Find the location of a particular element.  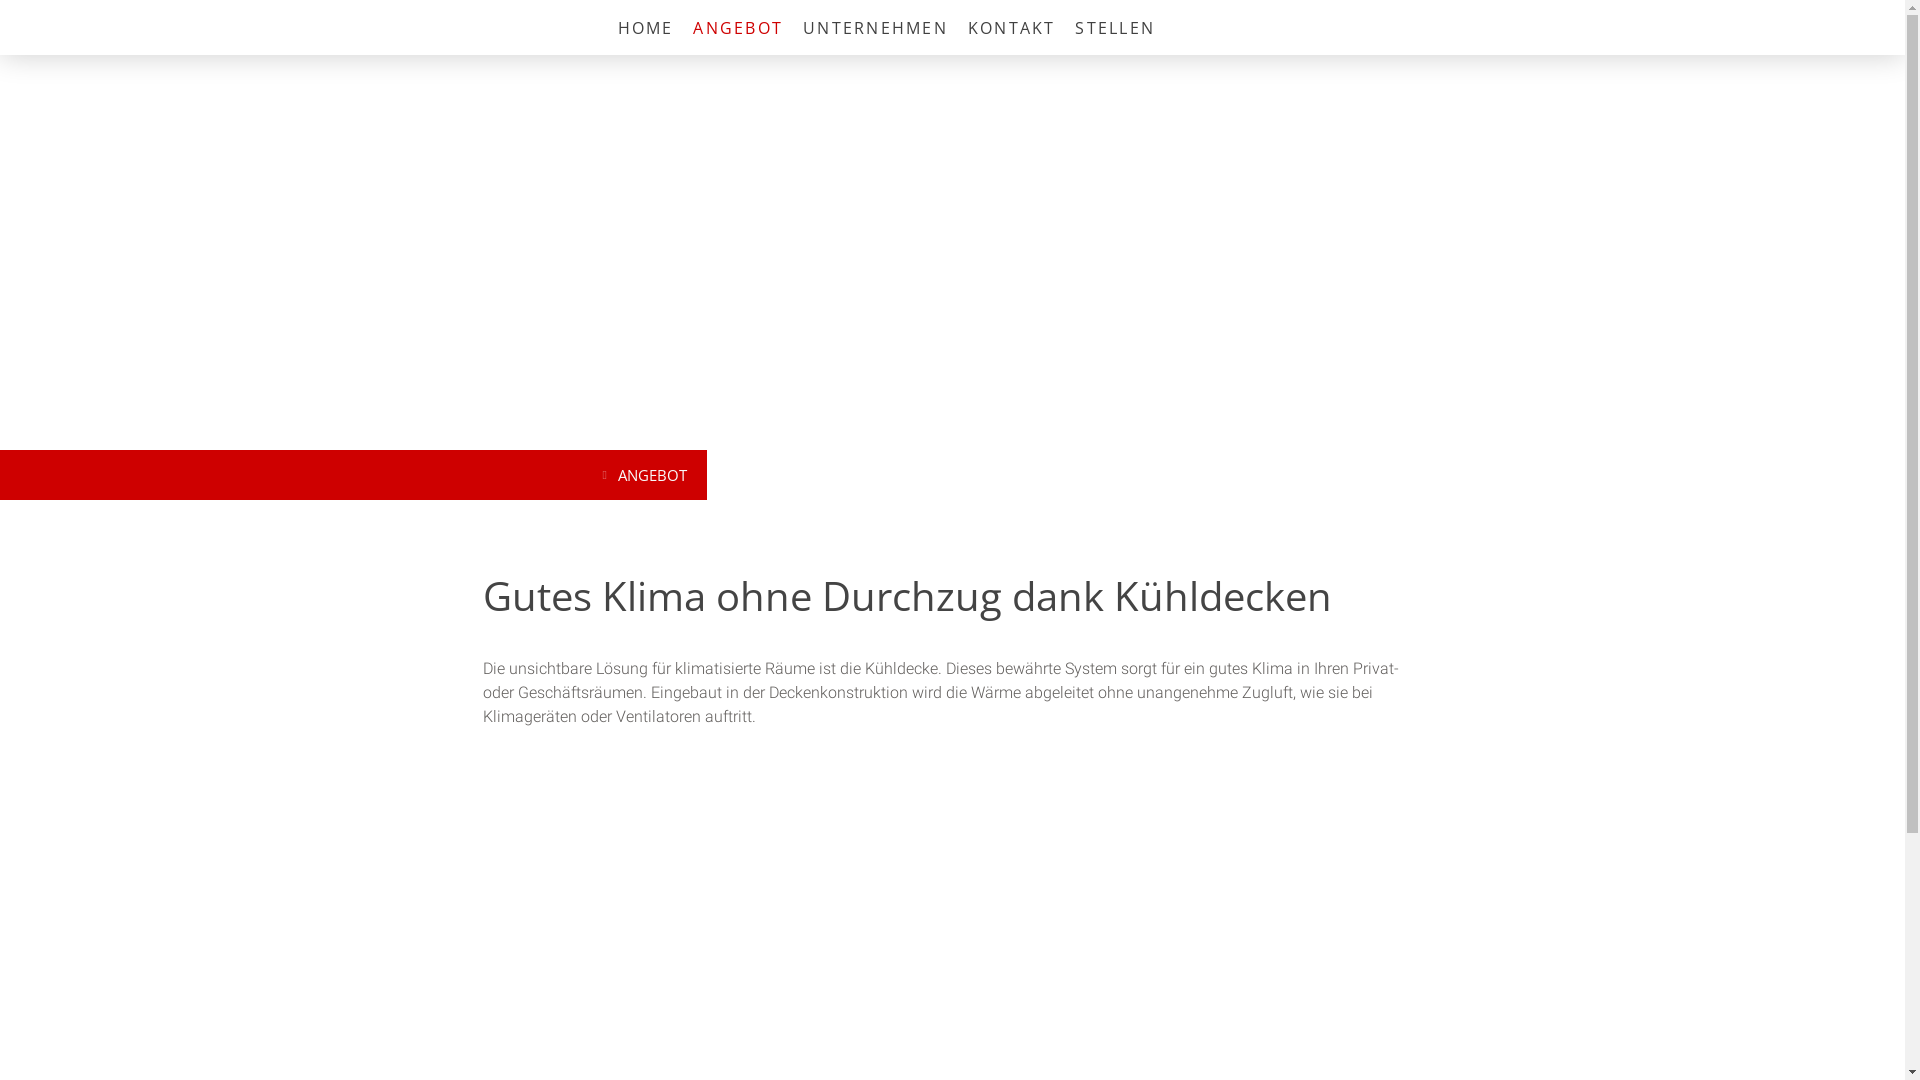

'ANGEBOT' is located at coordinates (647, 474).